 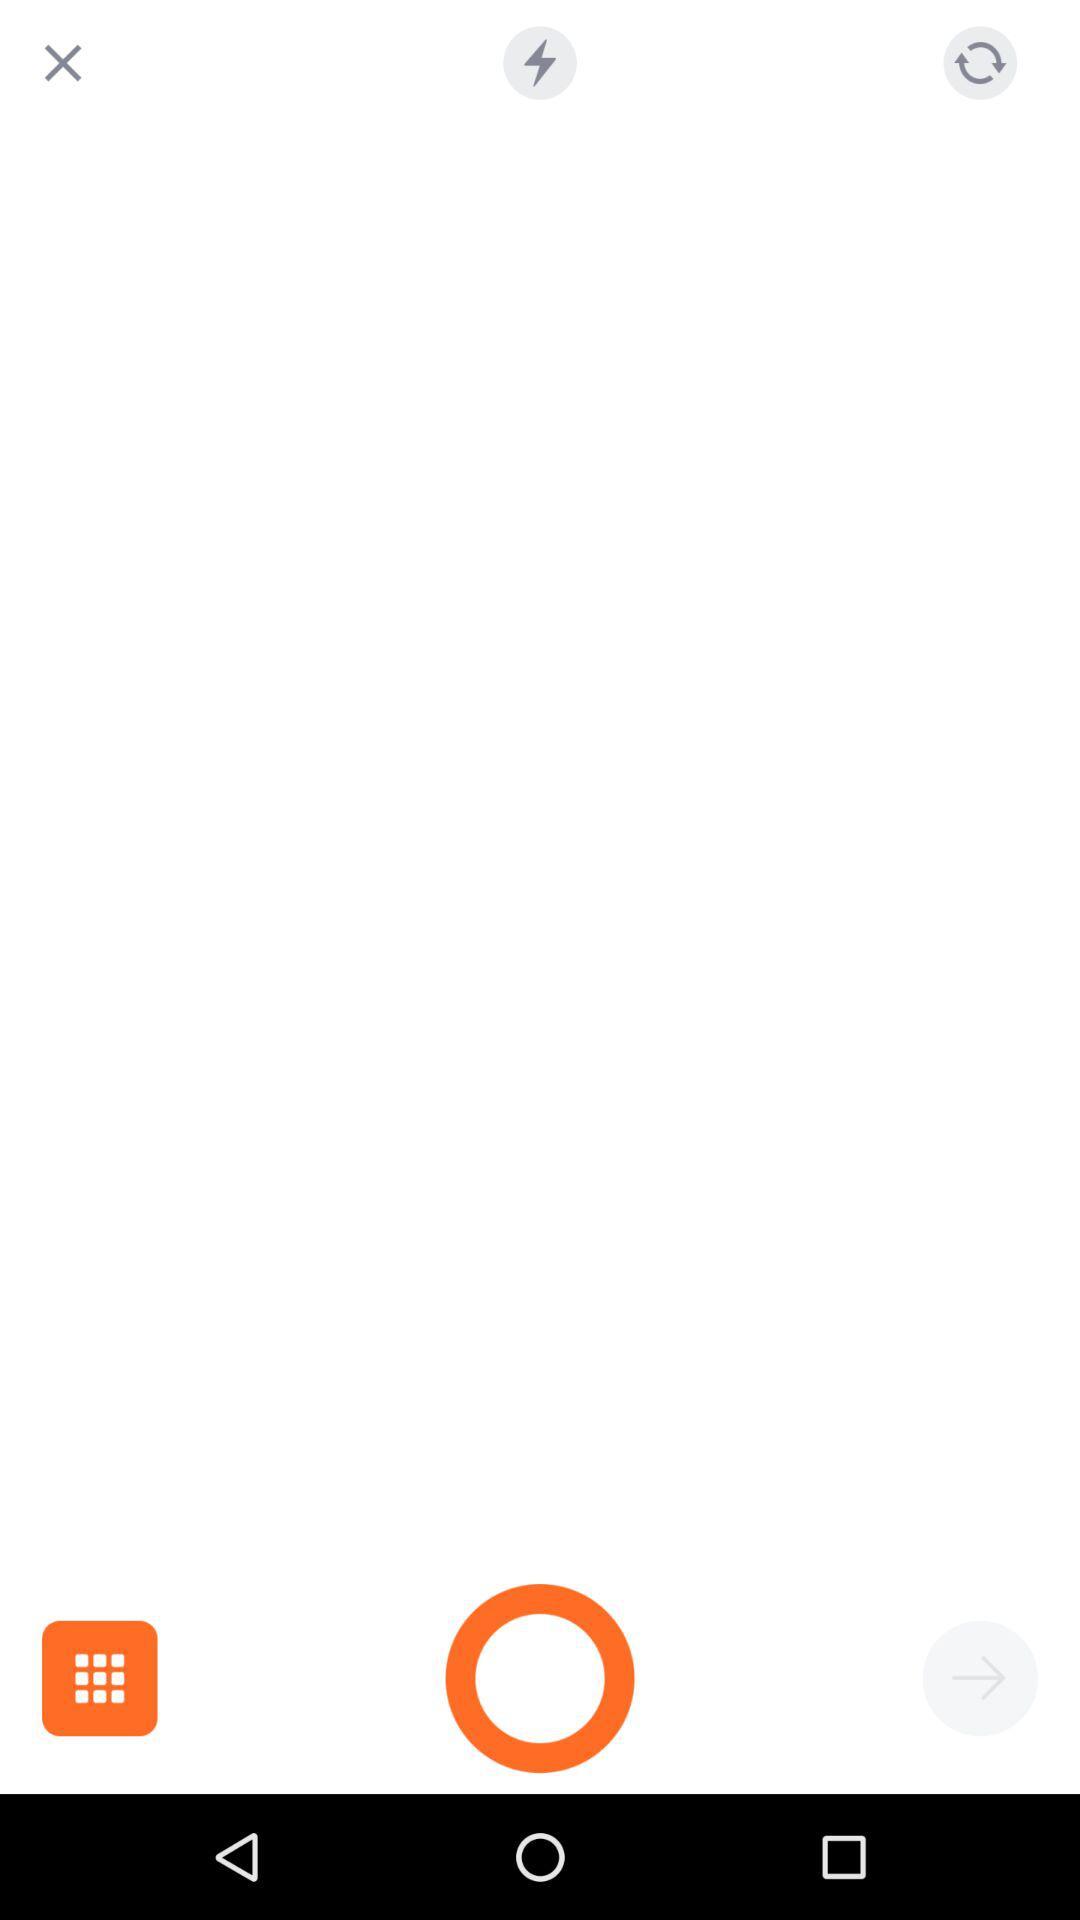 I want to click on the refresh icon, so click(x=979, y=62).